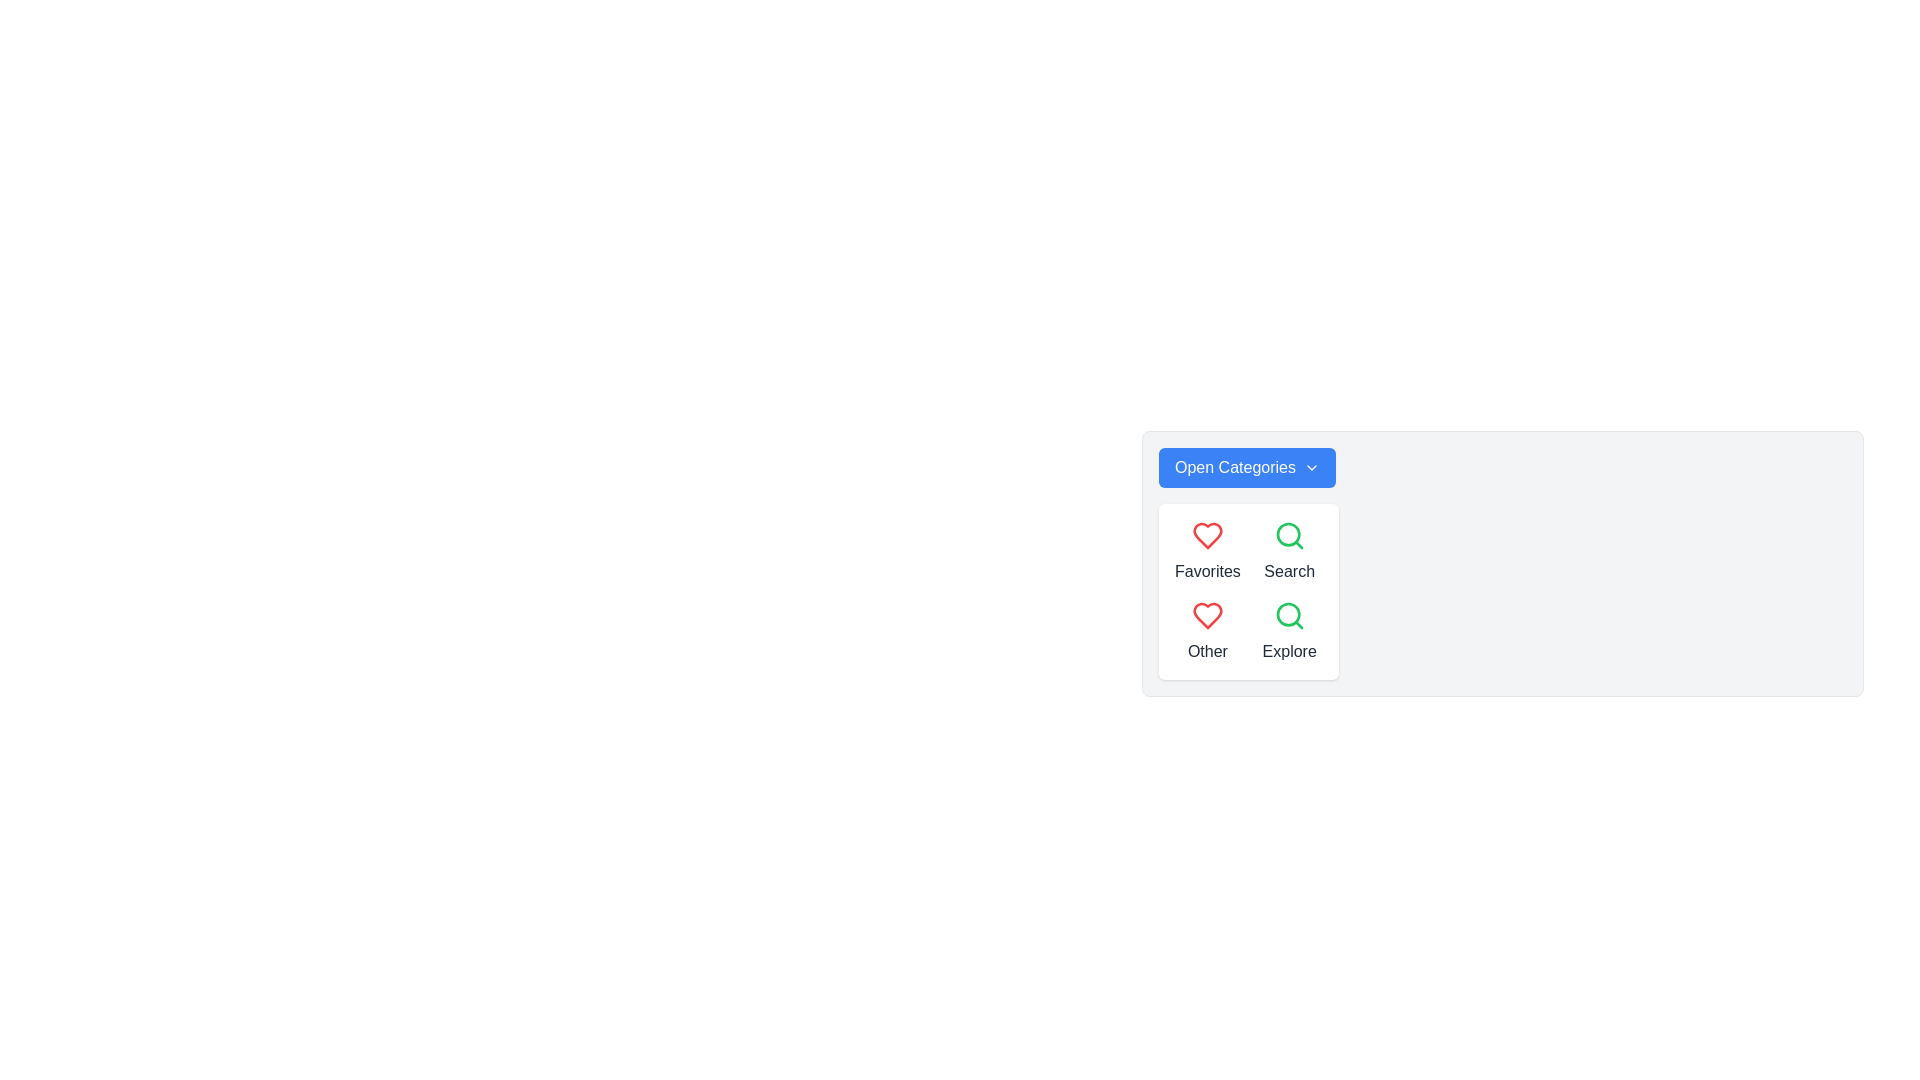 Image resolution: width=1920 pixels, height=1080 pixels. Describe the element at coordinates (1206, 551) in the screenshot. I see `the 'Favorites' labeled icon element located in the upper-left quadrant of the grid layout` at that location.